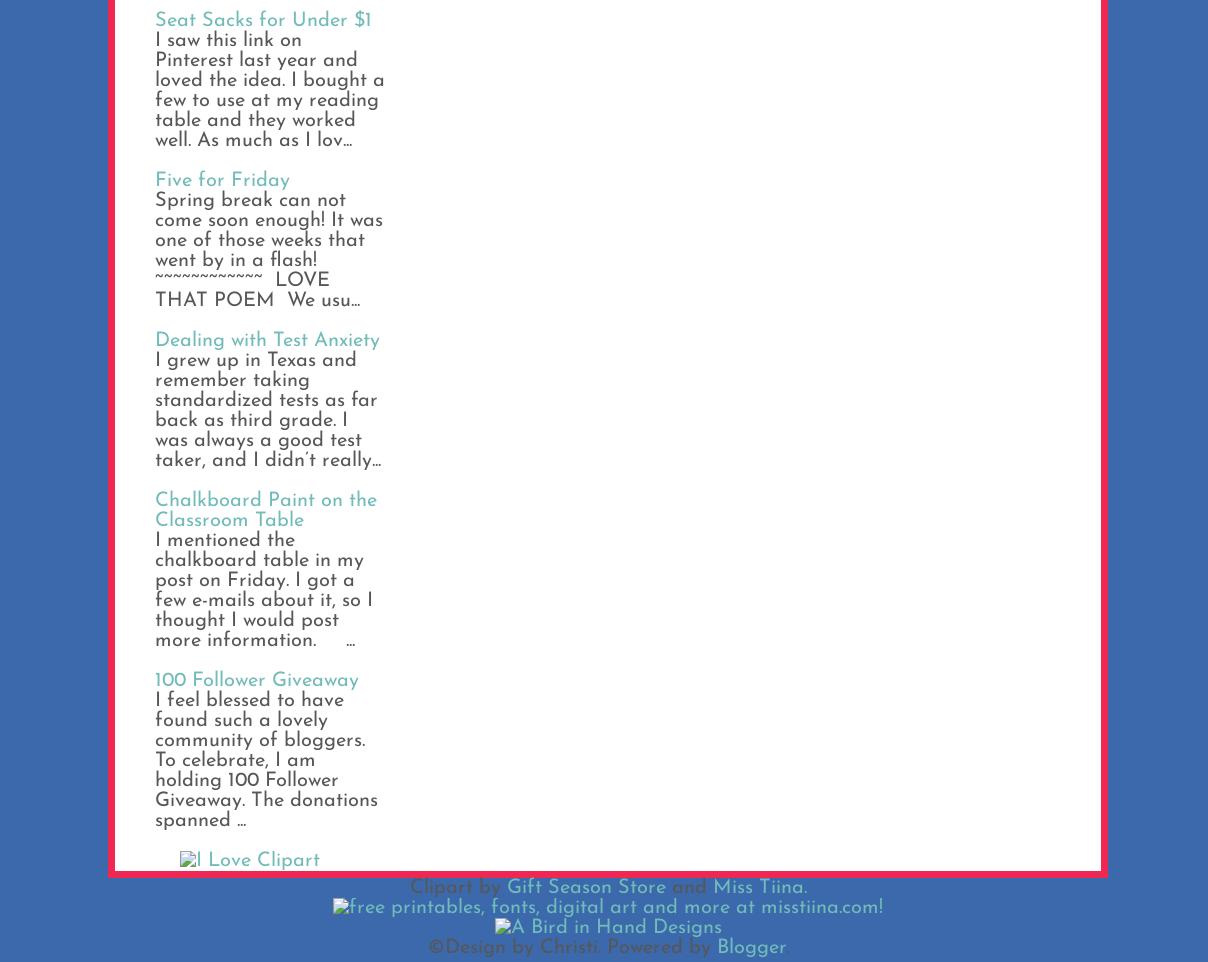  I want to click on 'Dealing with Test Anxiety', so click(267, 341).